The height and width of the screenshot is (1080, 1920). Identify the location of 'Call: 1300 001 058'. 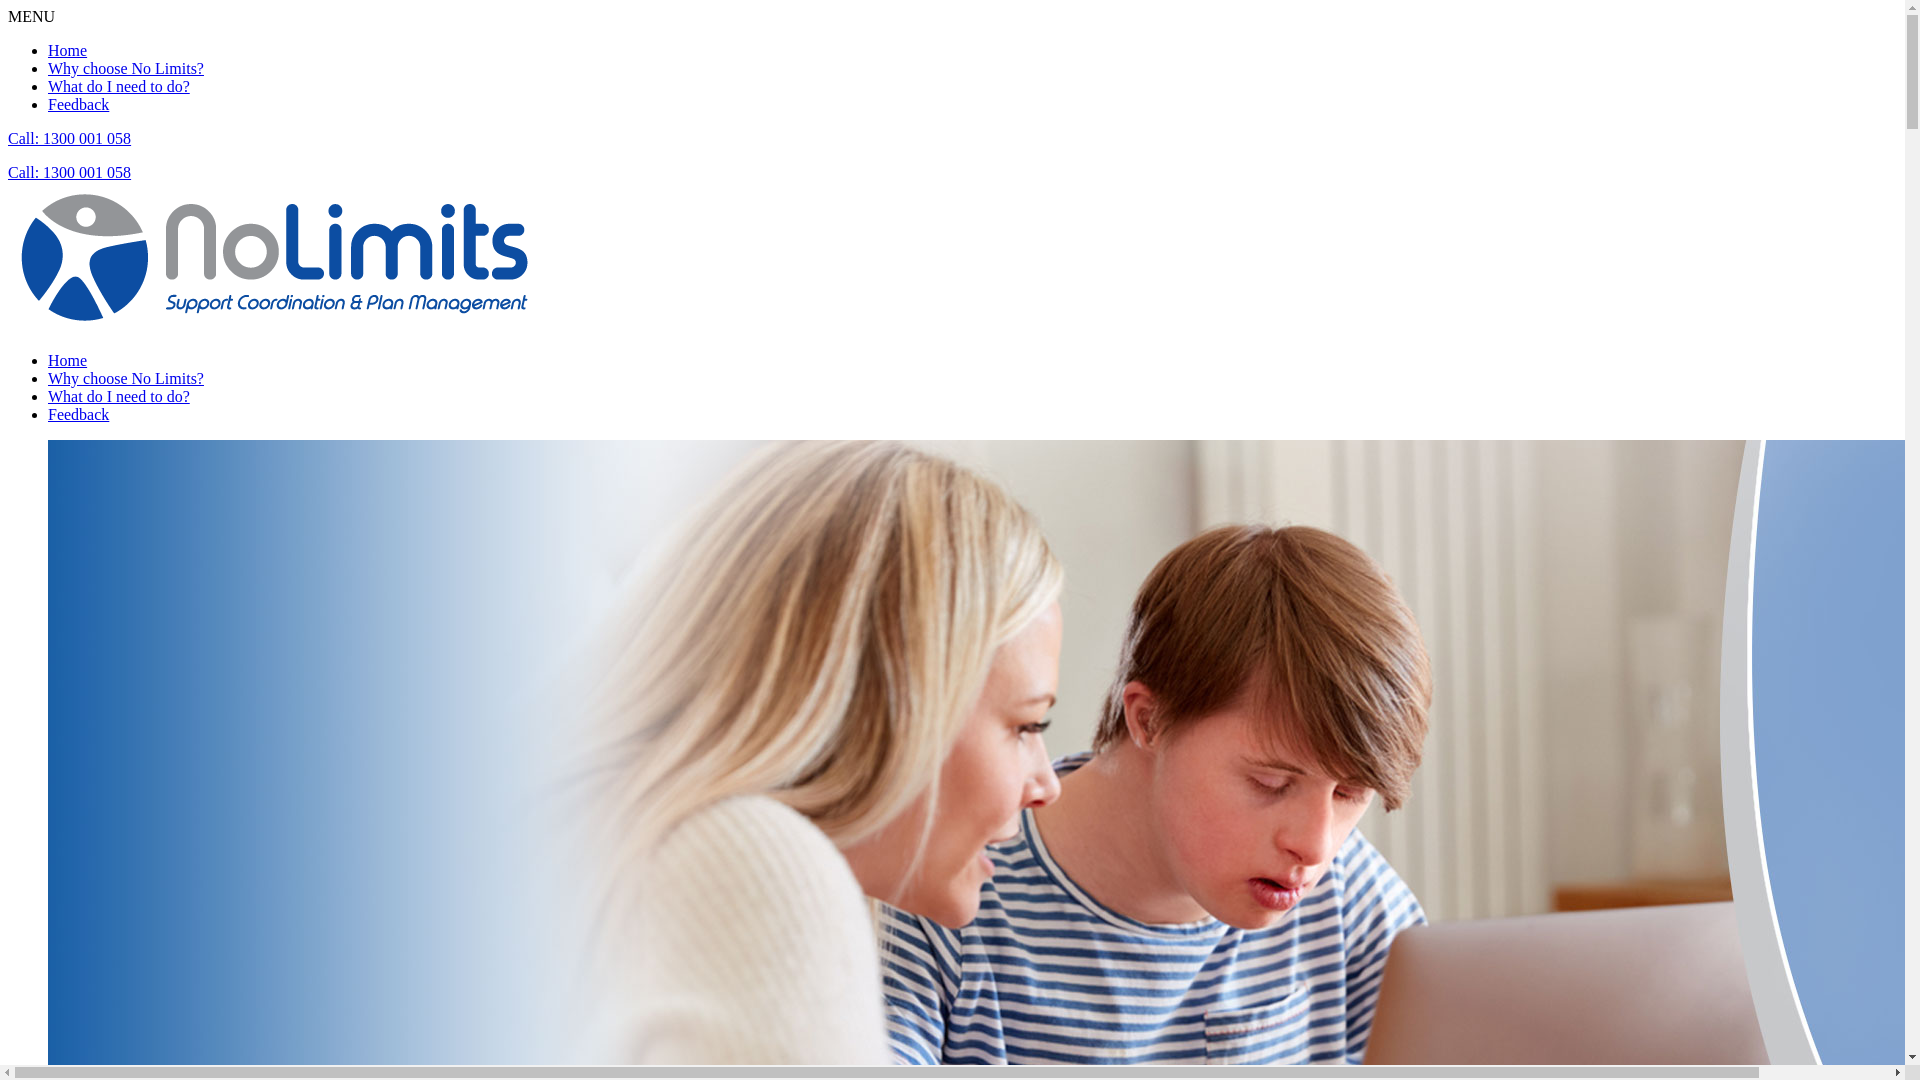
(8, 171).